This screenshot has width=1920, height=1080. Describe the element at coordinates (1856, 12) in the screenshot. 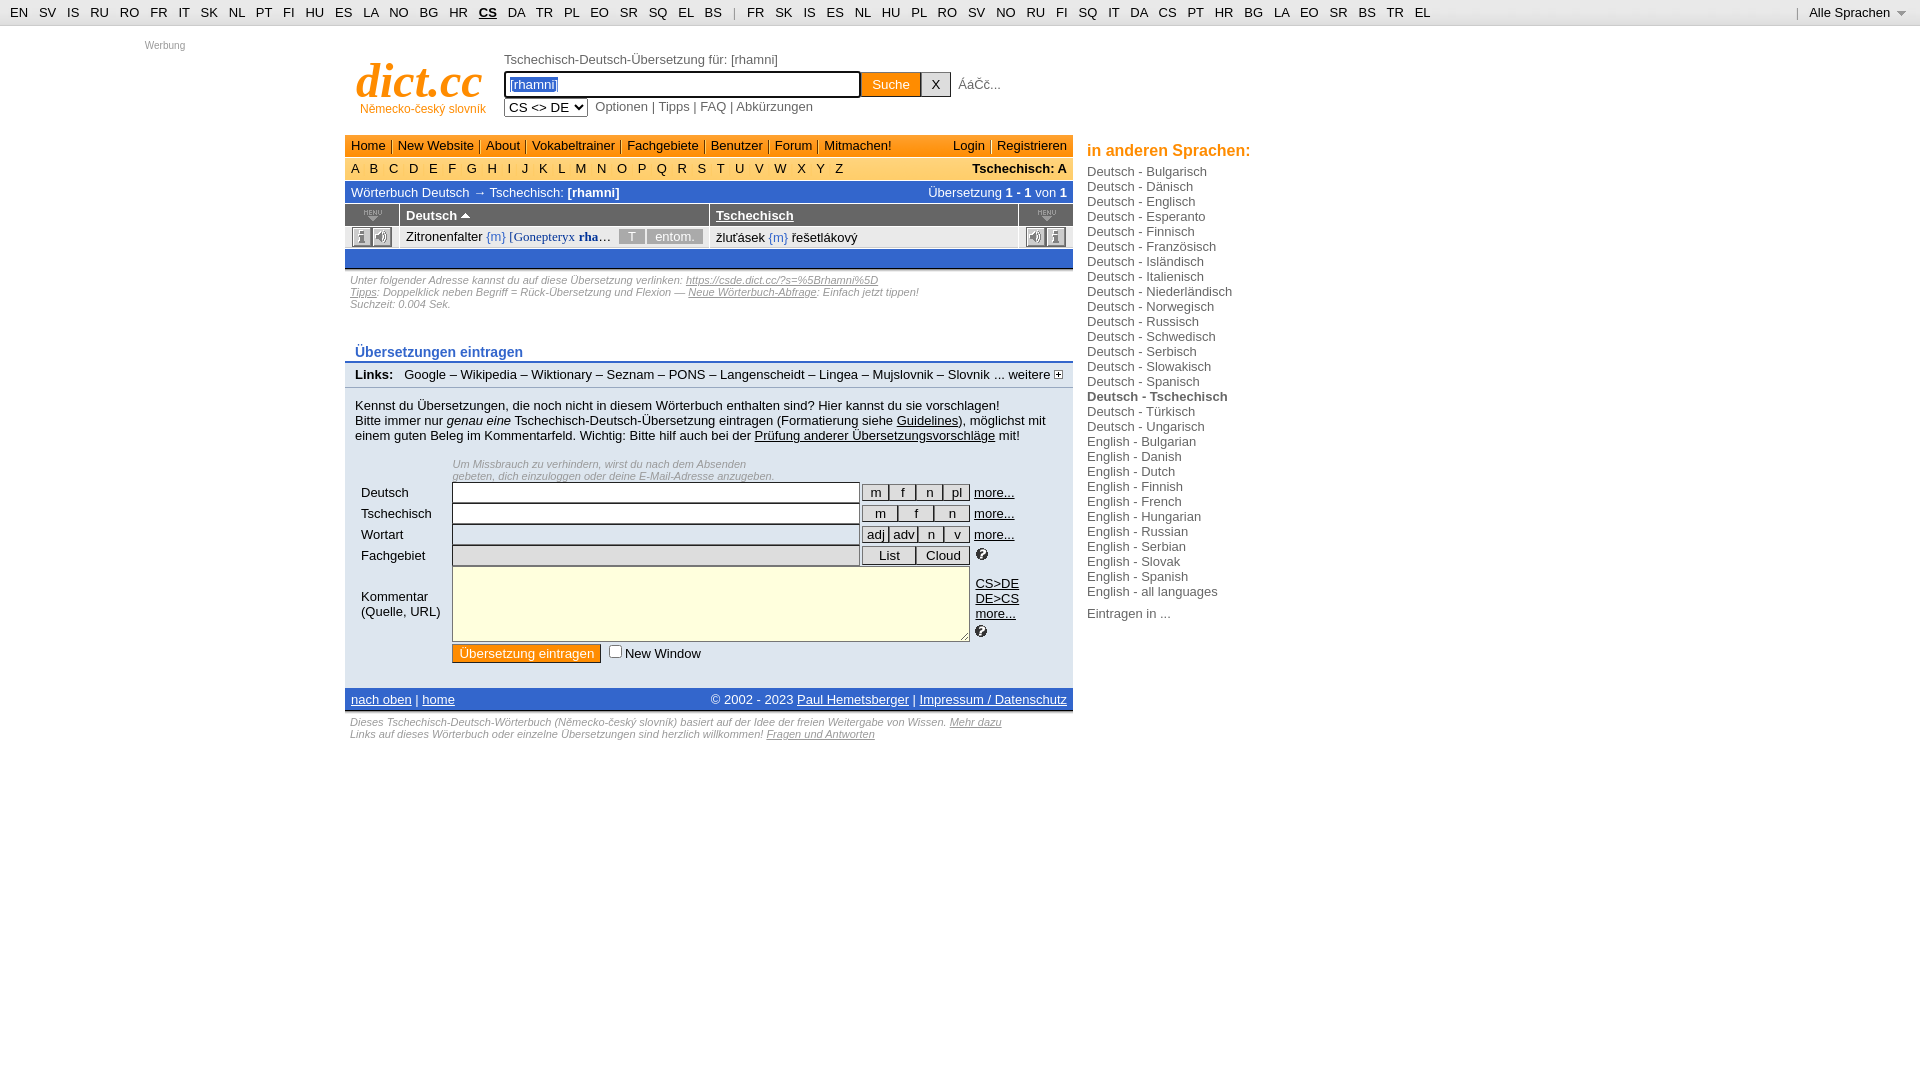

I see `'Alle Sprachen '` at that location.